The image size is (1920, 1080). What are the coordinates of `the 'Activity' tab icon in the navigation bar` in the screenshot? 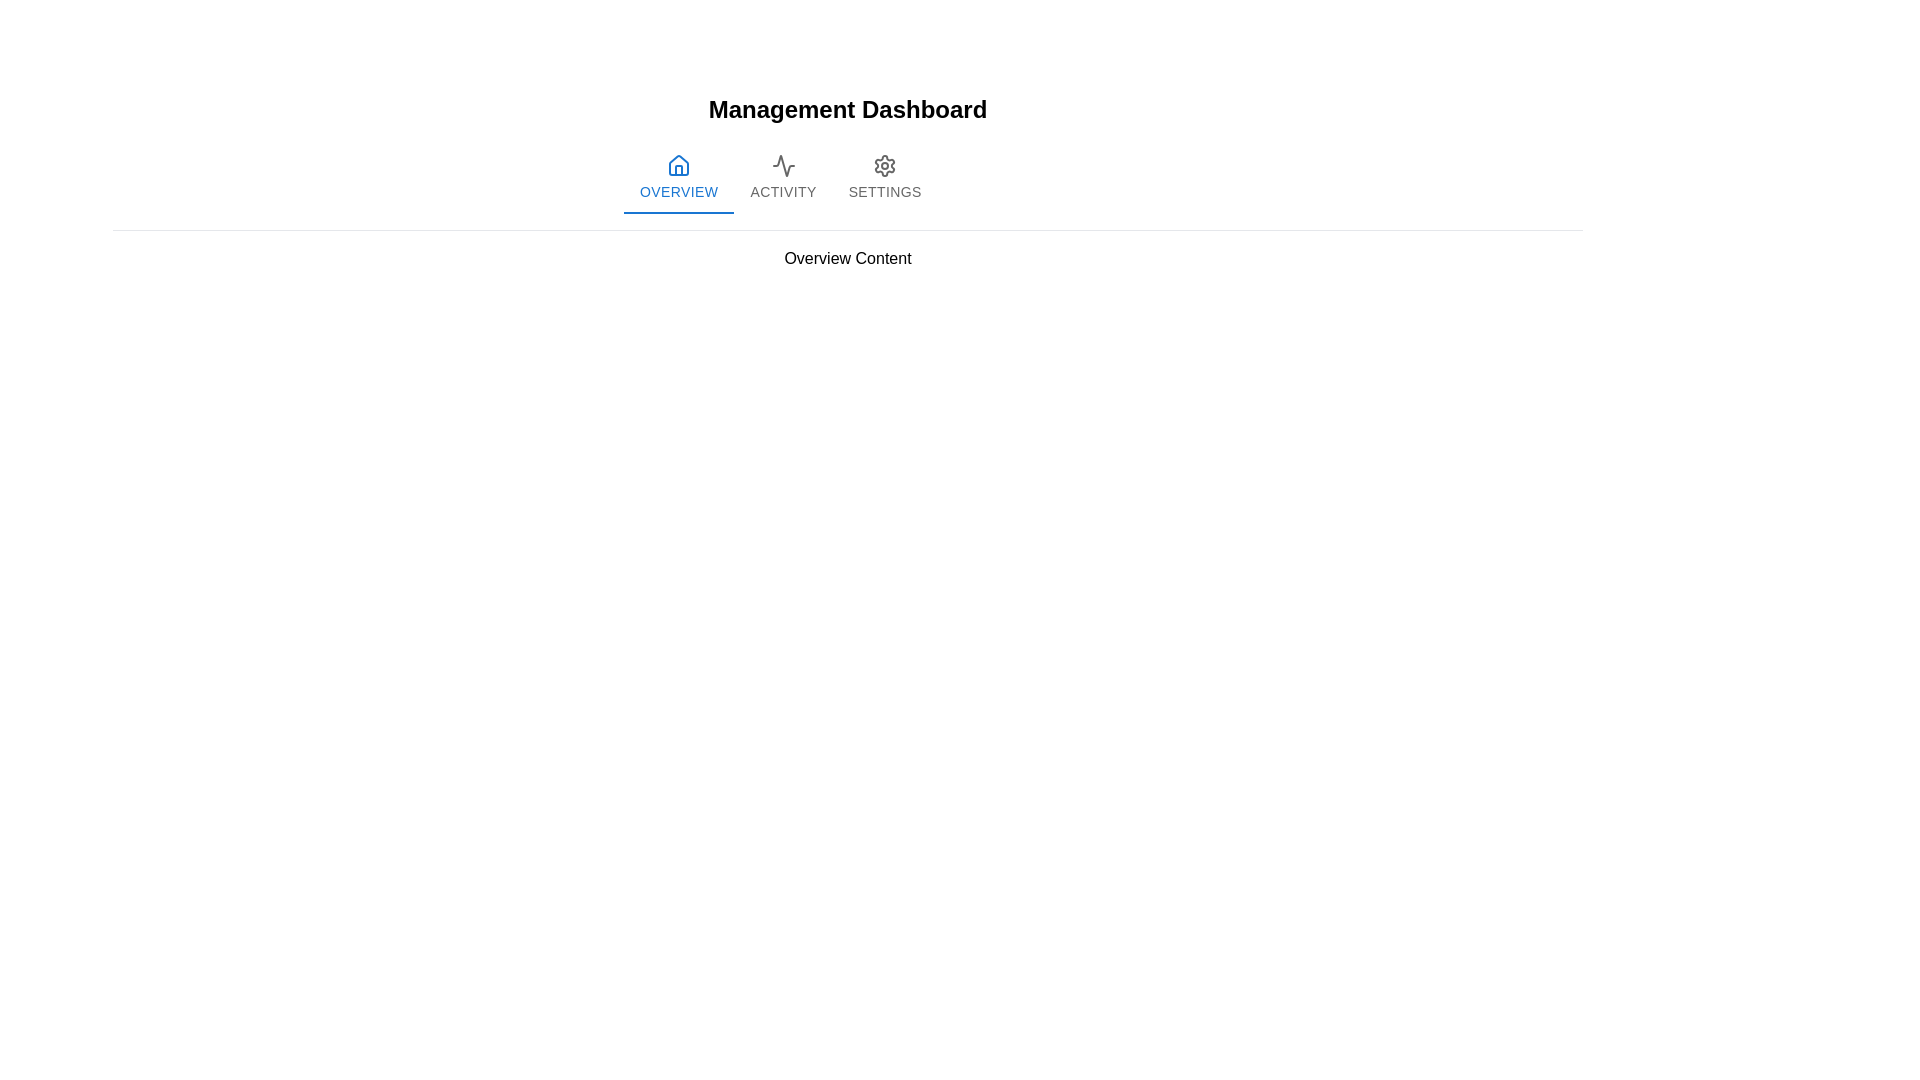 It's located at (782, 165).